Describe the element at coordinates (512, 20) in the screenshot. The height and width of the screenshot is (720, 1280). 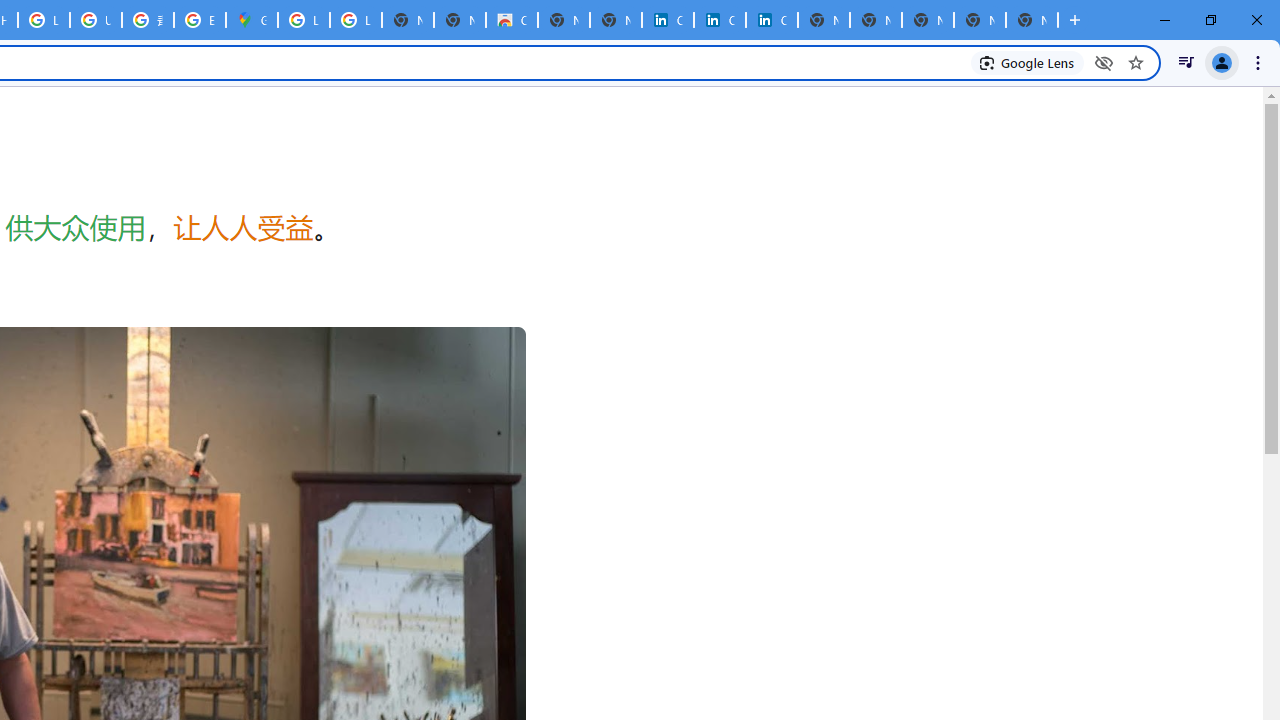
I see `'Chrome Web Store'` at that location.